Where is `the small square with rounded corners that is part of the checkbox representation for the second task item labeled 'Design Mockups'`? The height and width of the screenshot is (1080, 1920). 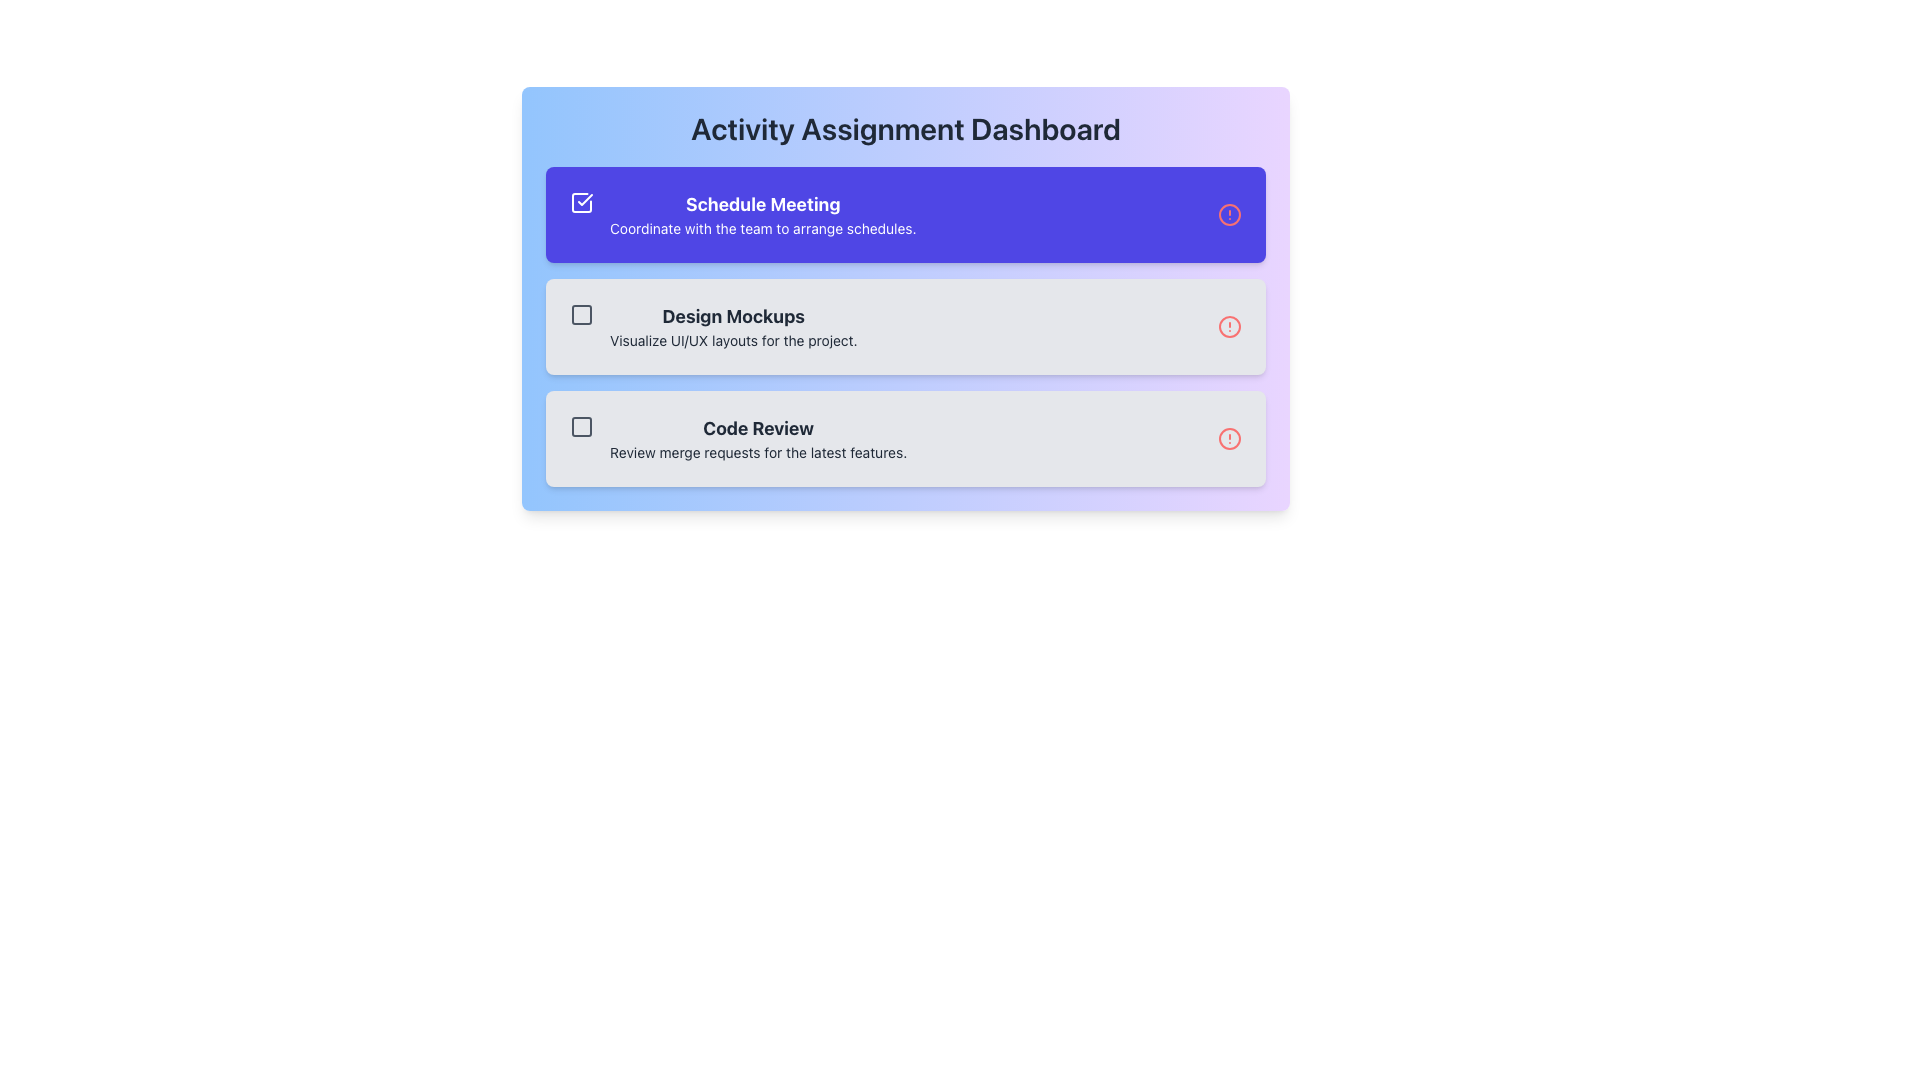 the small square with rounded corners that is part of the checkbox representation for the second task item labeled 'Design Mockups' is located at coordinates (580, 315).